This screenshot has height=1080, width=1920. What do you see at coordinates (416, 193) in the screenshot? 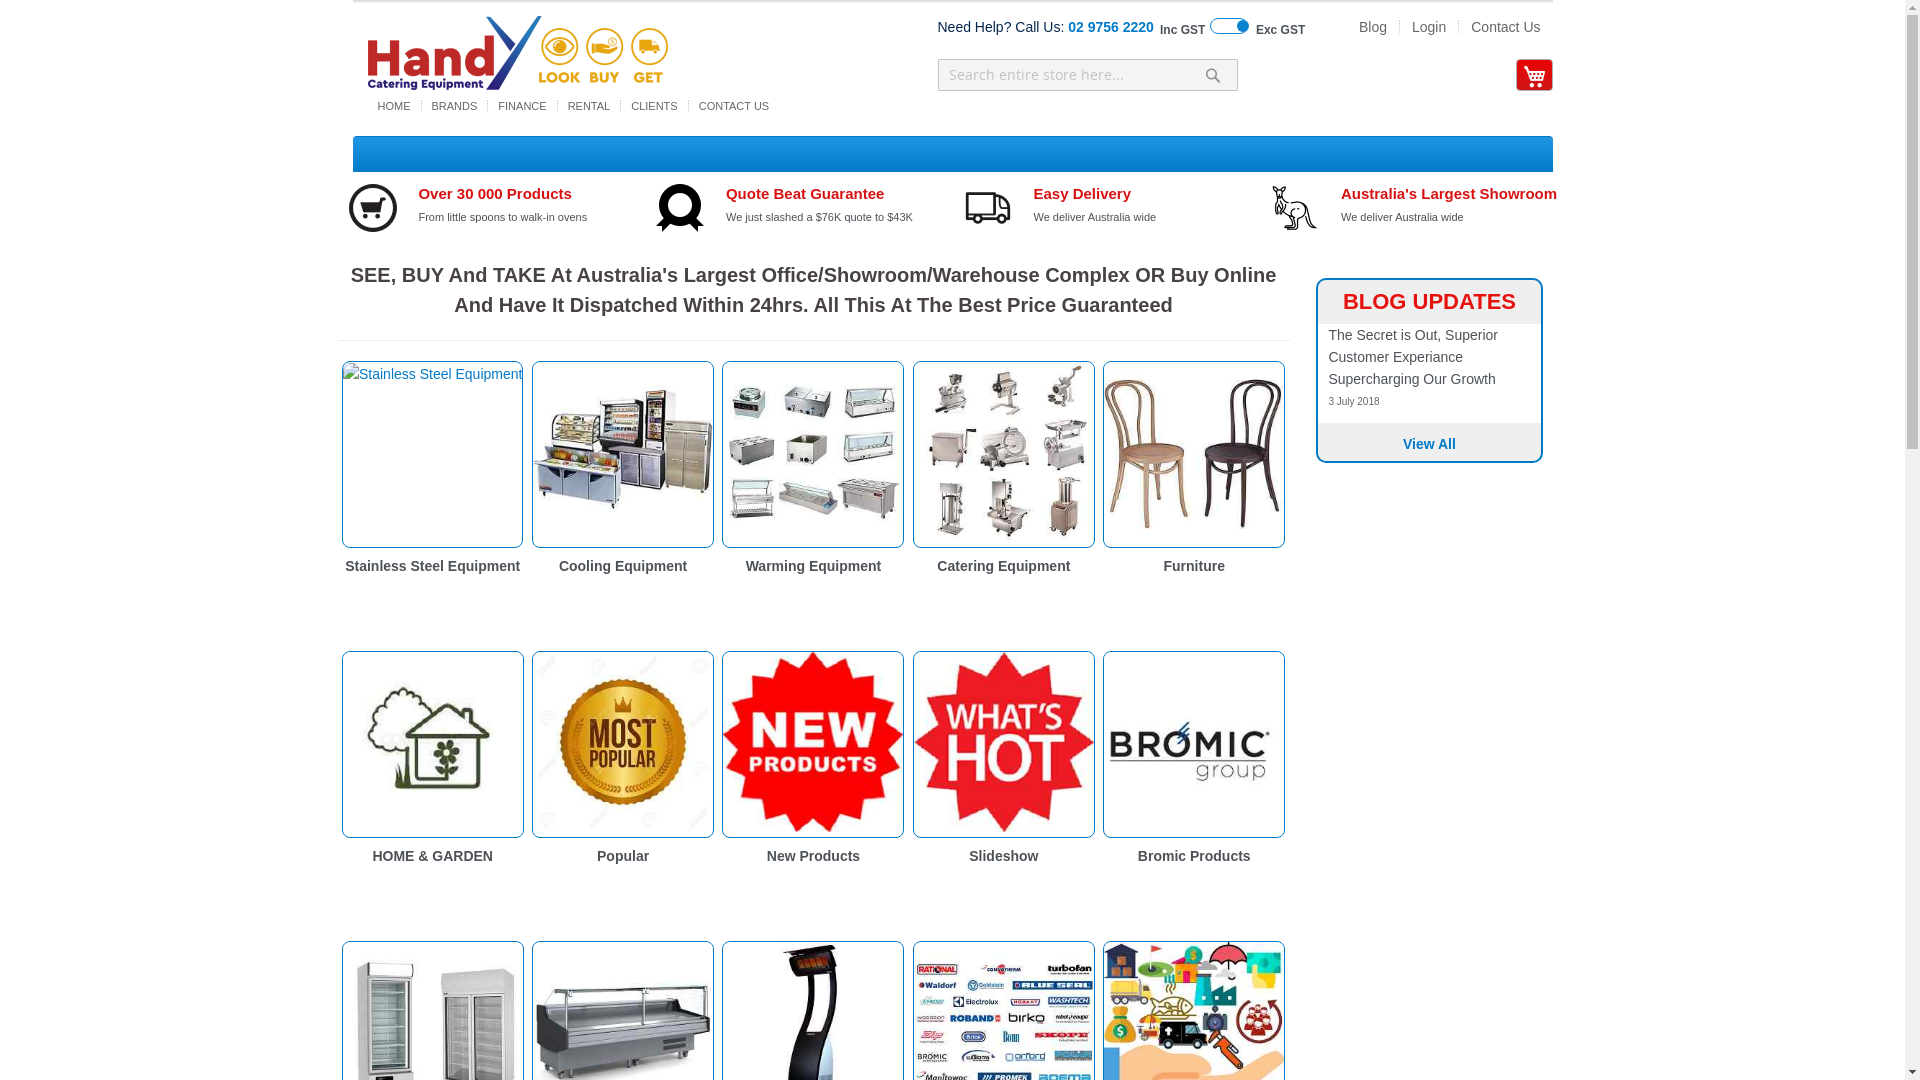
I see `'Over 30 000 Products'` at bounding box center [416, 193].